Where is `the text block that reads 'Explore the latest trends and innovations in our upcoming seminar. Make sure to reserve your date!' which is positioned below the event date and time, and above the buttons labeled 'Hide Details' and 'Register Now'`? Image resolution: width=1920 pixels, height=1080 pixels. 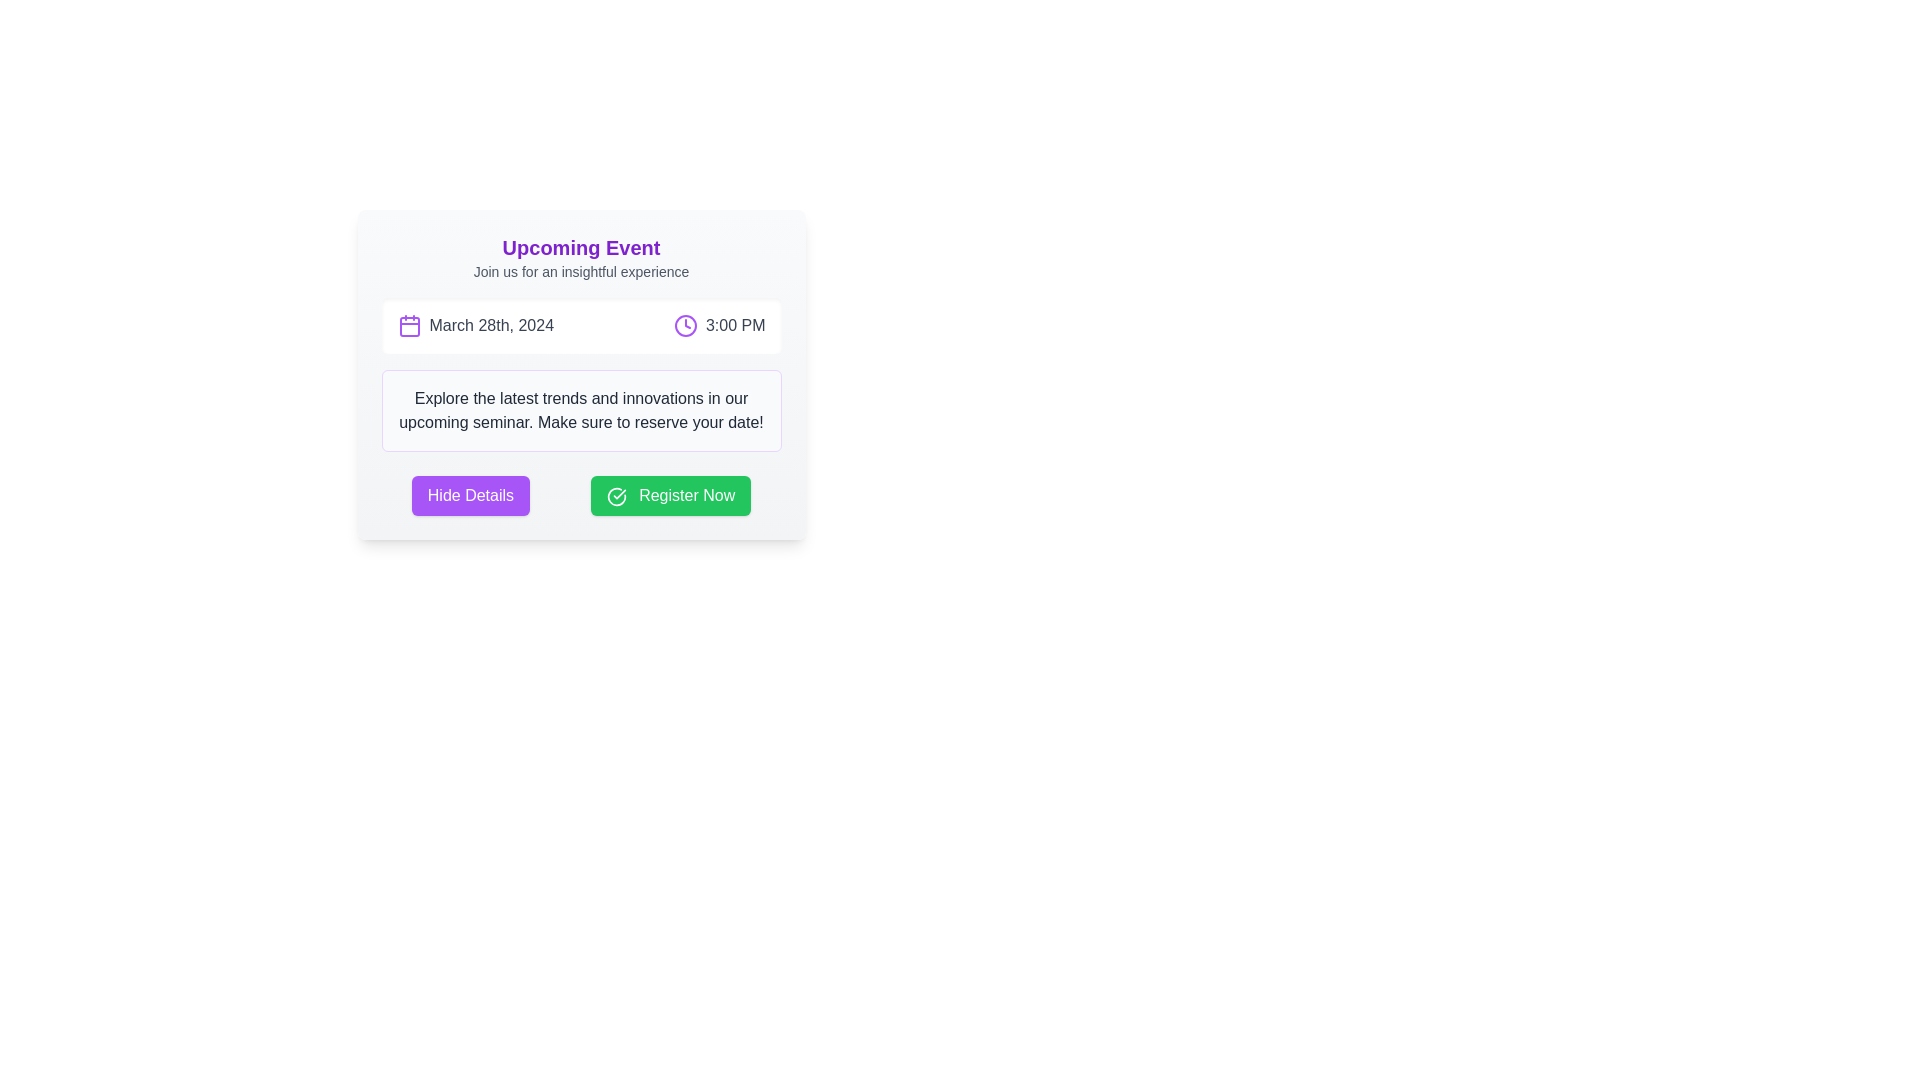
the text block that reads 'Explore the latest trends and innovations in our upcoming seminar. Make sure to reserve your date!' which is positioned below the event date and time, and above the buttons labeled 'Hide Details' and 'Register Now' is located at coordinates (580, 410).